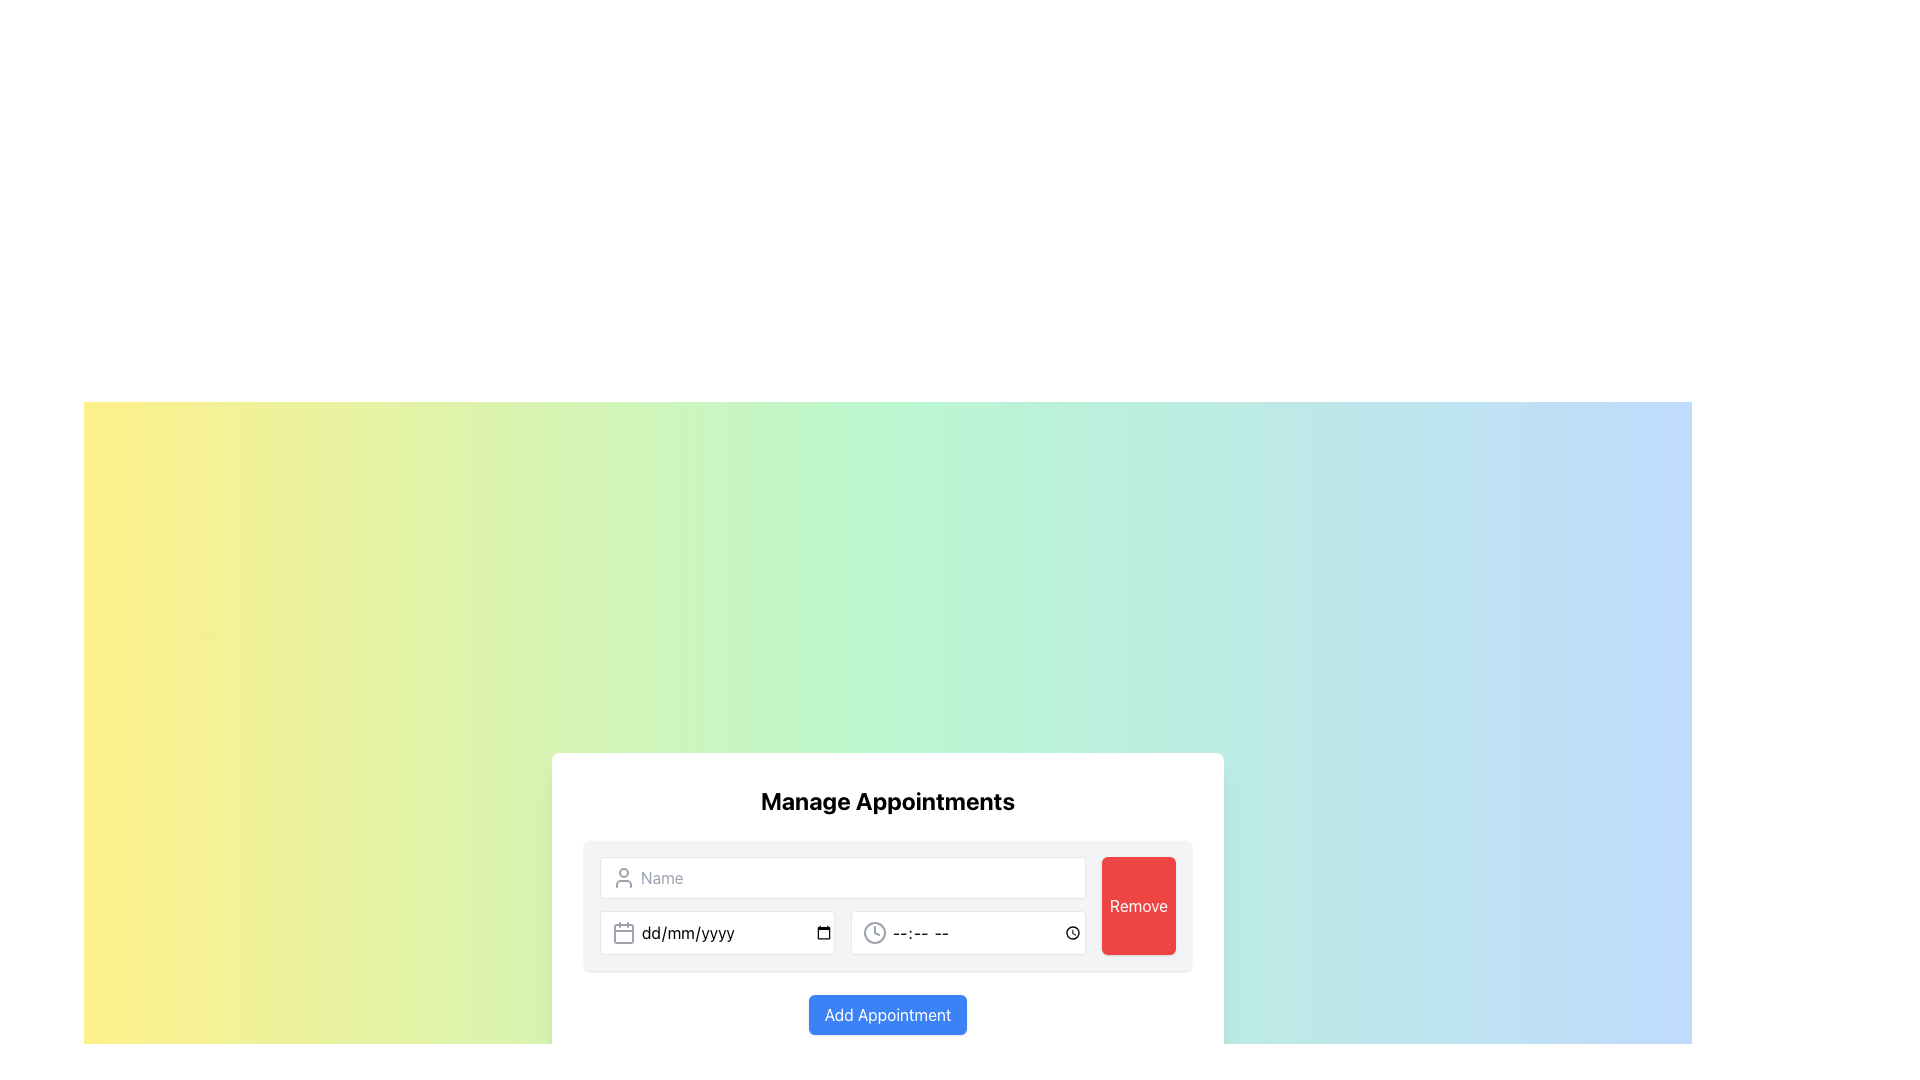  I want to click on the gray calendar icon with outlined lines, so click(623, 933).